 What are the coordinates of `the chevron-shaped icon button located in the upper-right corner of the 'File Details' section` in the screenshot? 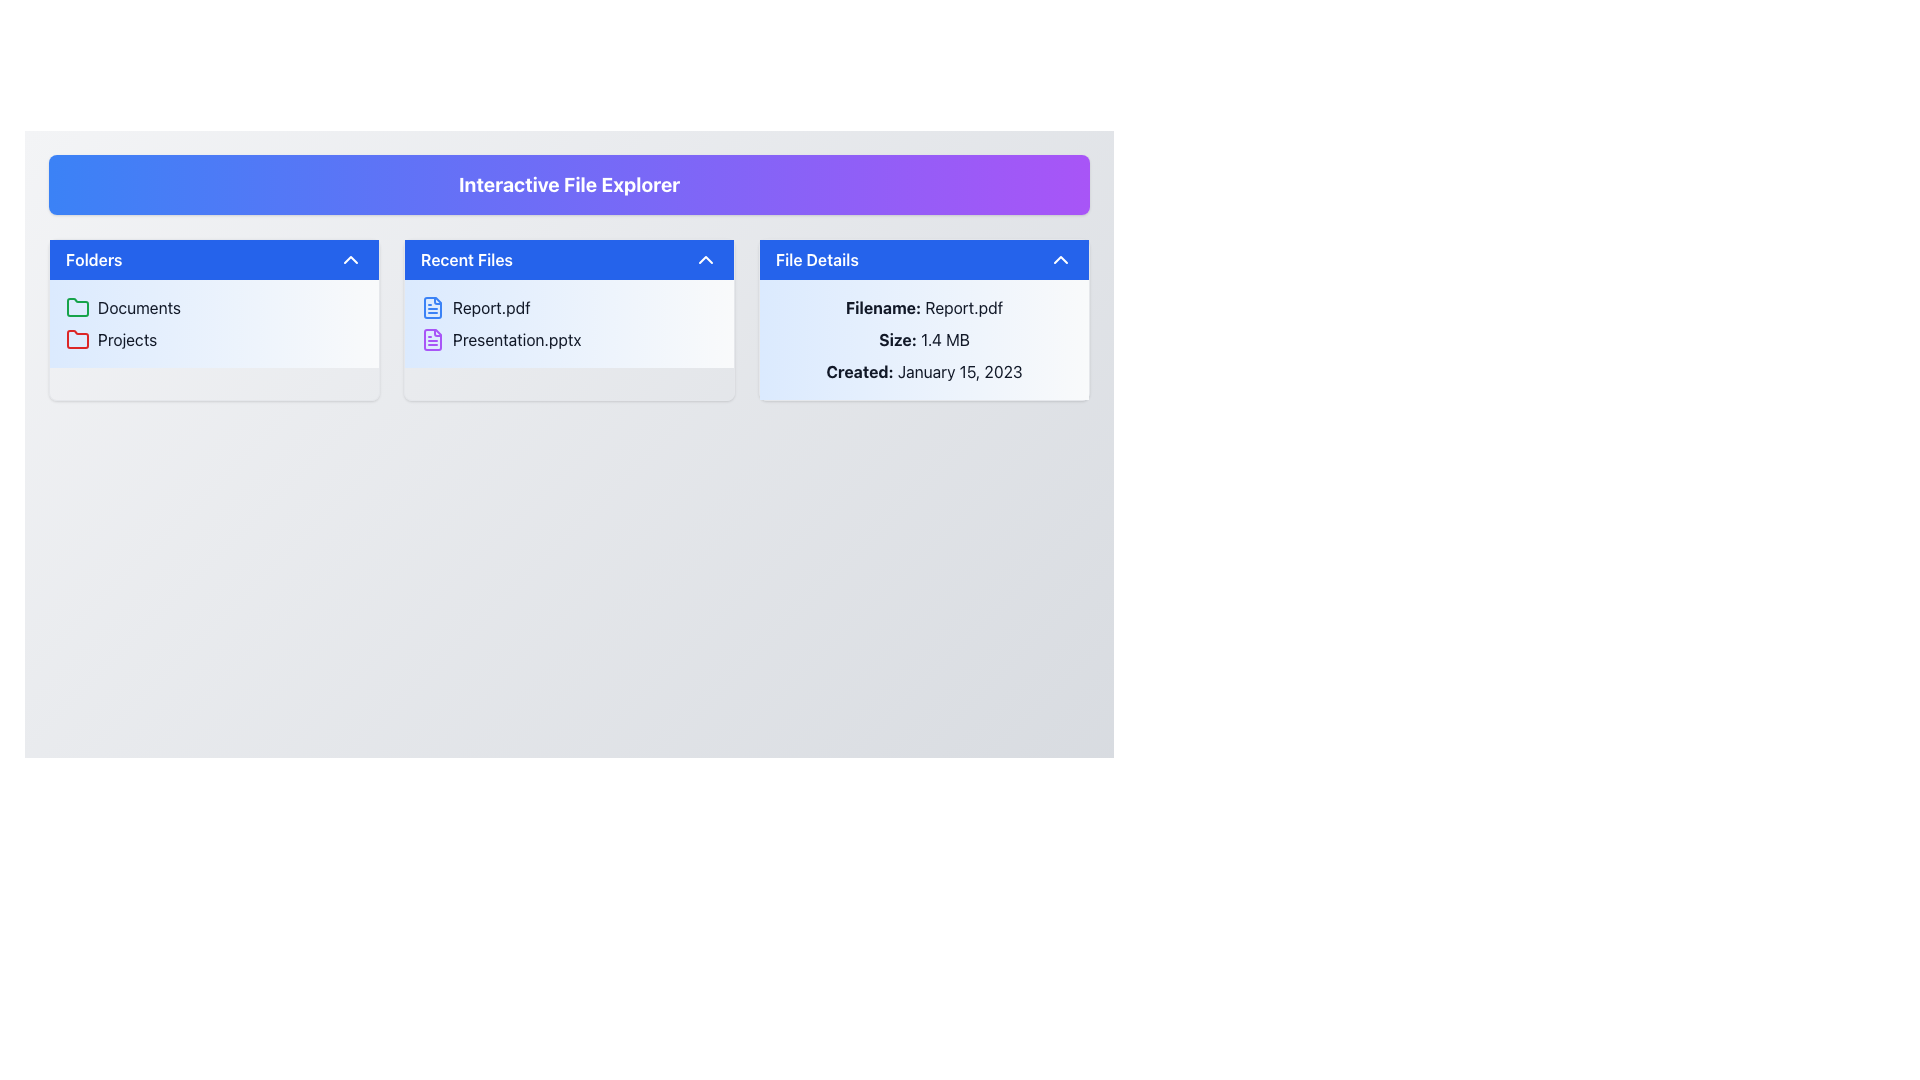 It's located at (1059, 258).